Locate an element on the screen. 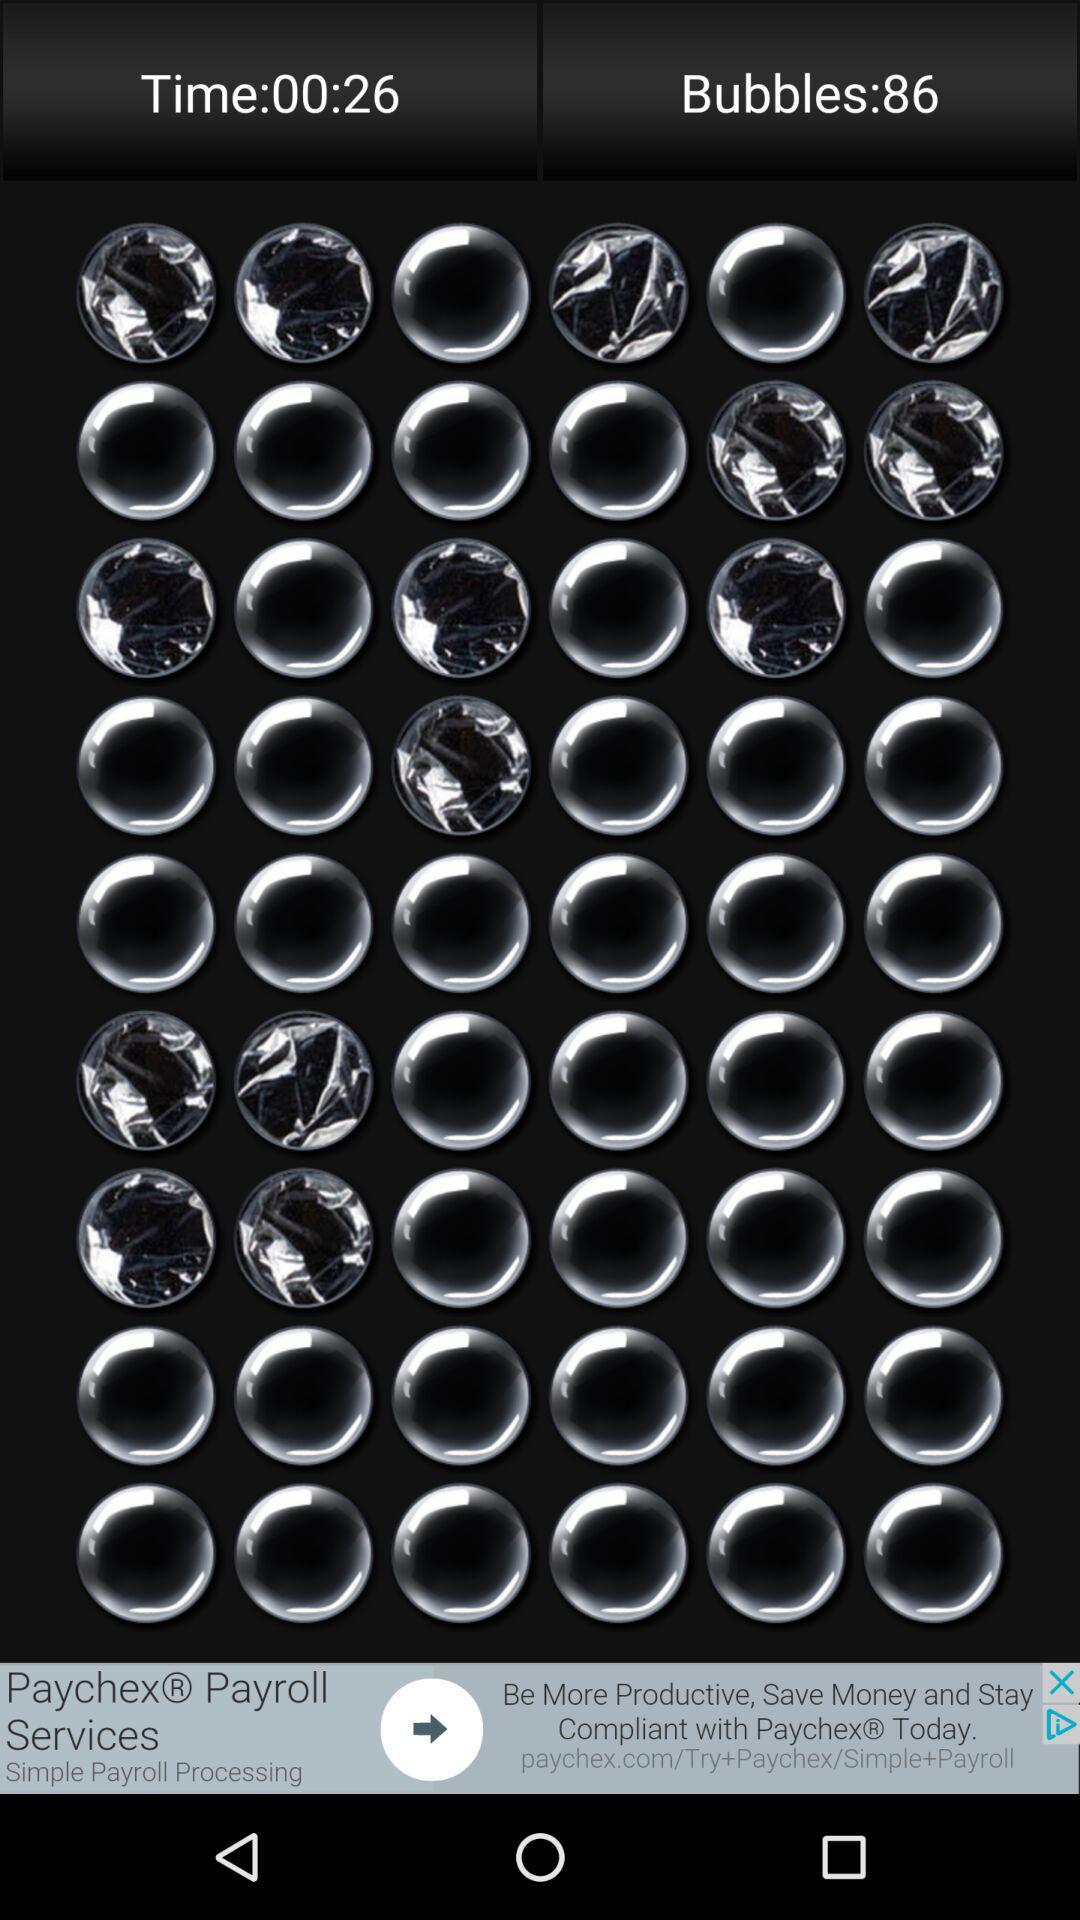 Image resolution: width=1080 pixels, height=1920 pixels. go back is located at coordinates (933, 922).